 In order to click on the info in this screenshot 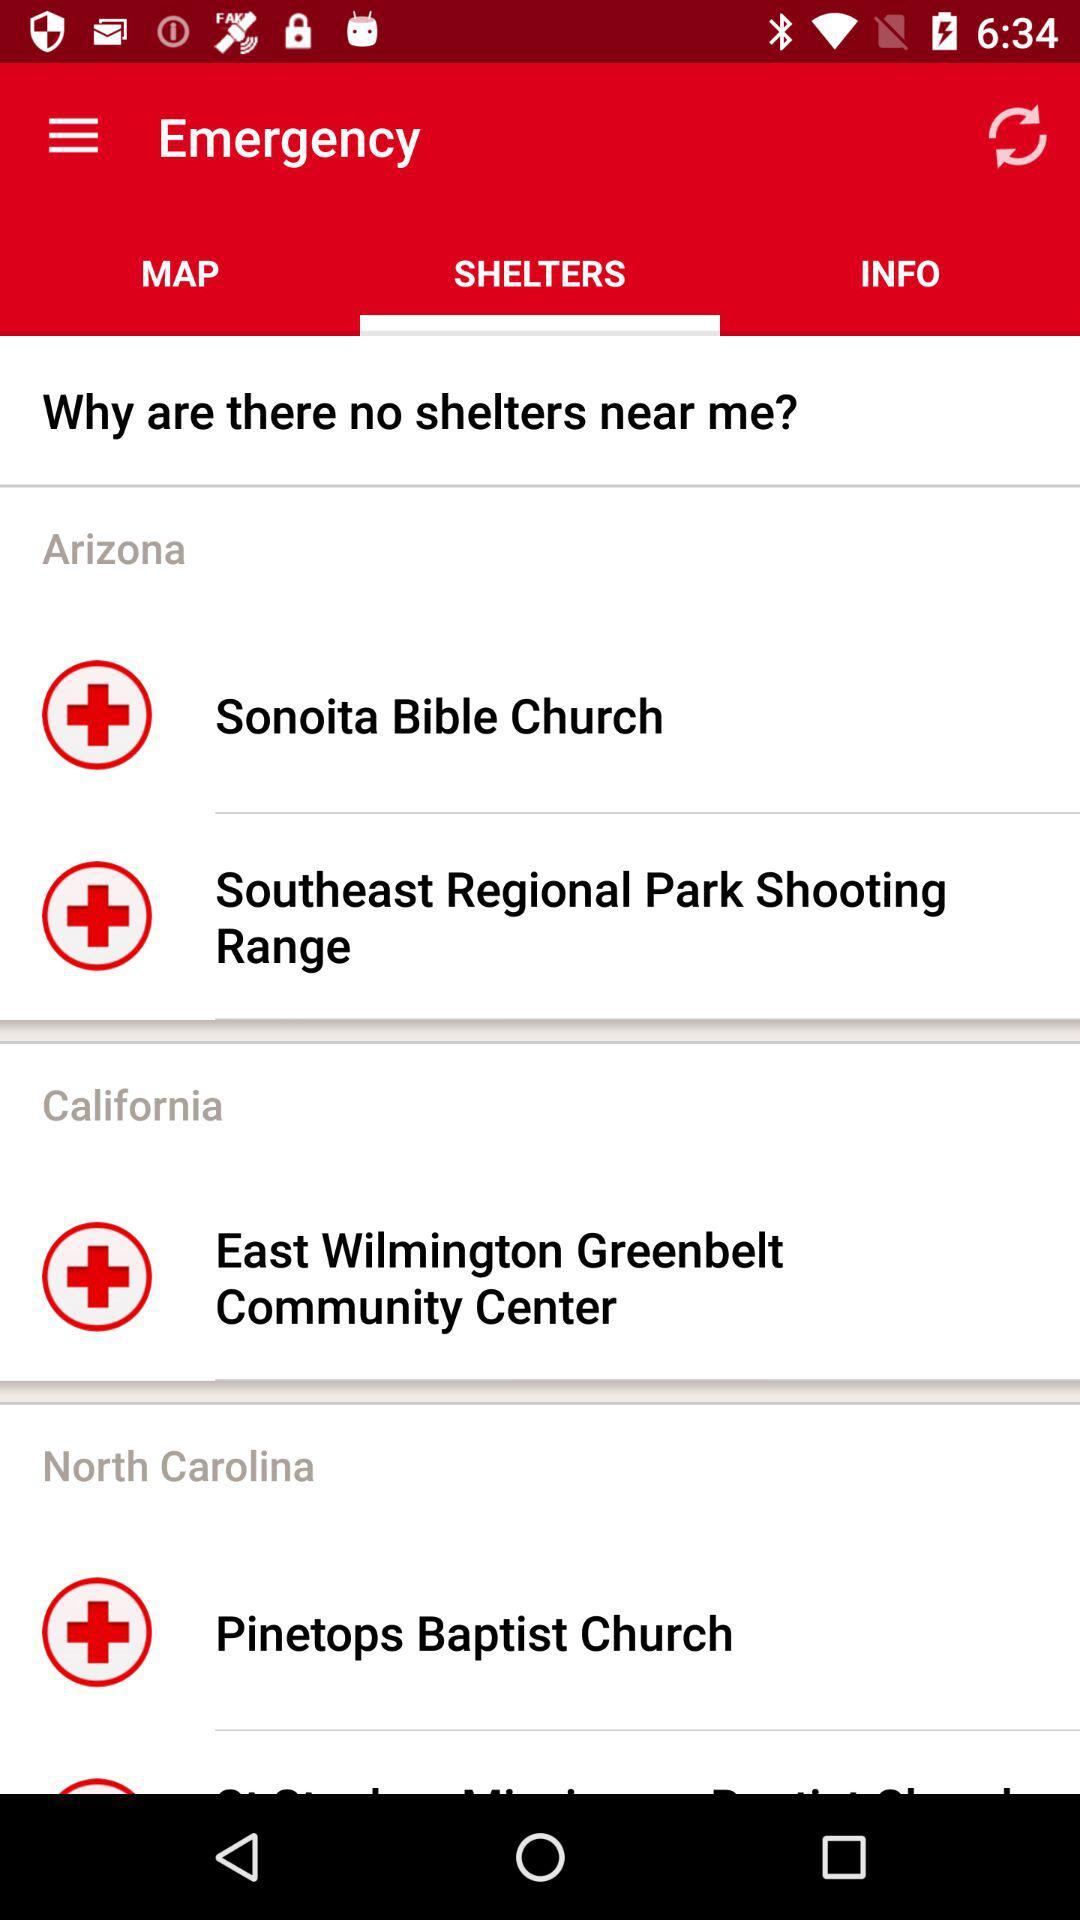, I will do `click(898, 272)`.